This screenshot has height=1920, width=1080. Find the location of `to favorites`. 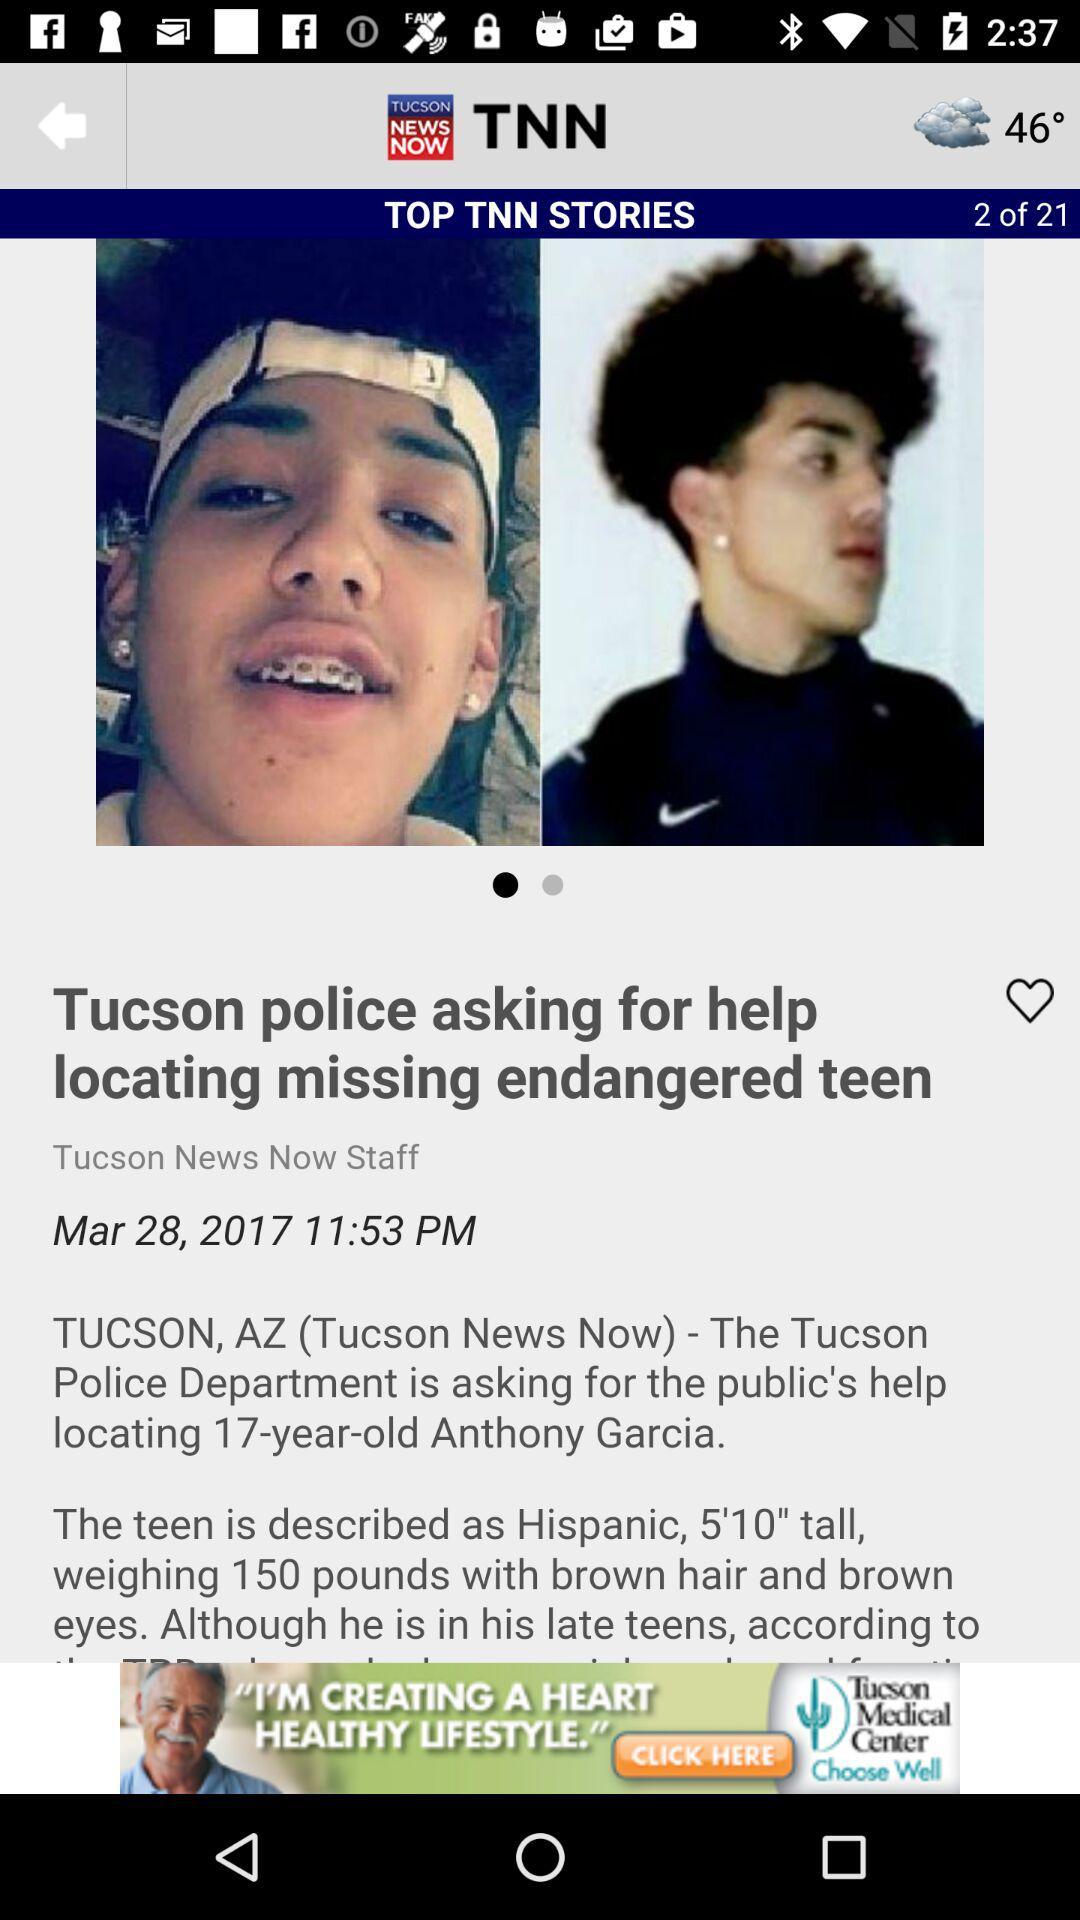

to favorites is located at coordinates (1017, 1000).